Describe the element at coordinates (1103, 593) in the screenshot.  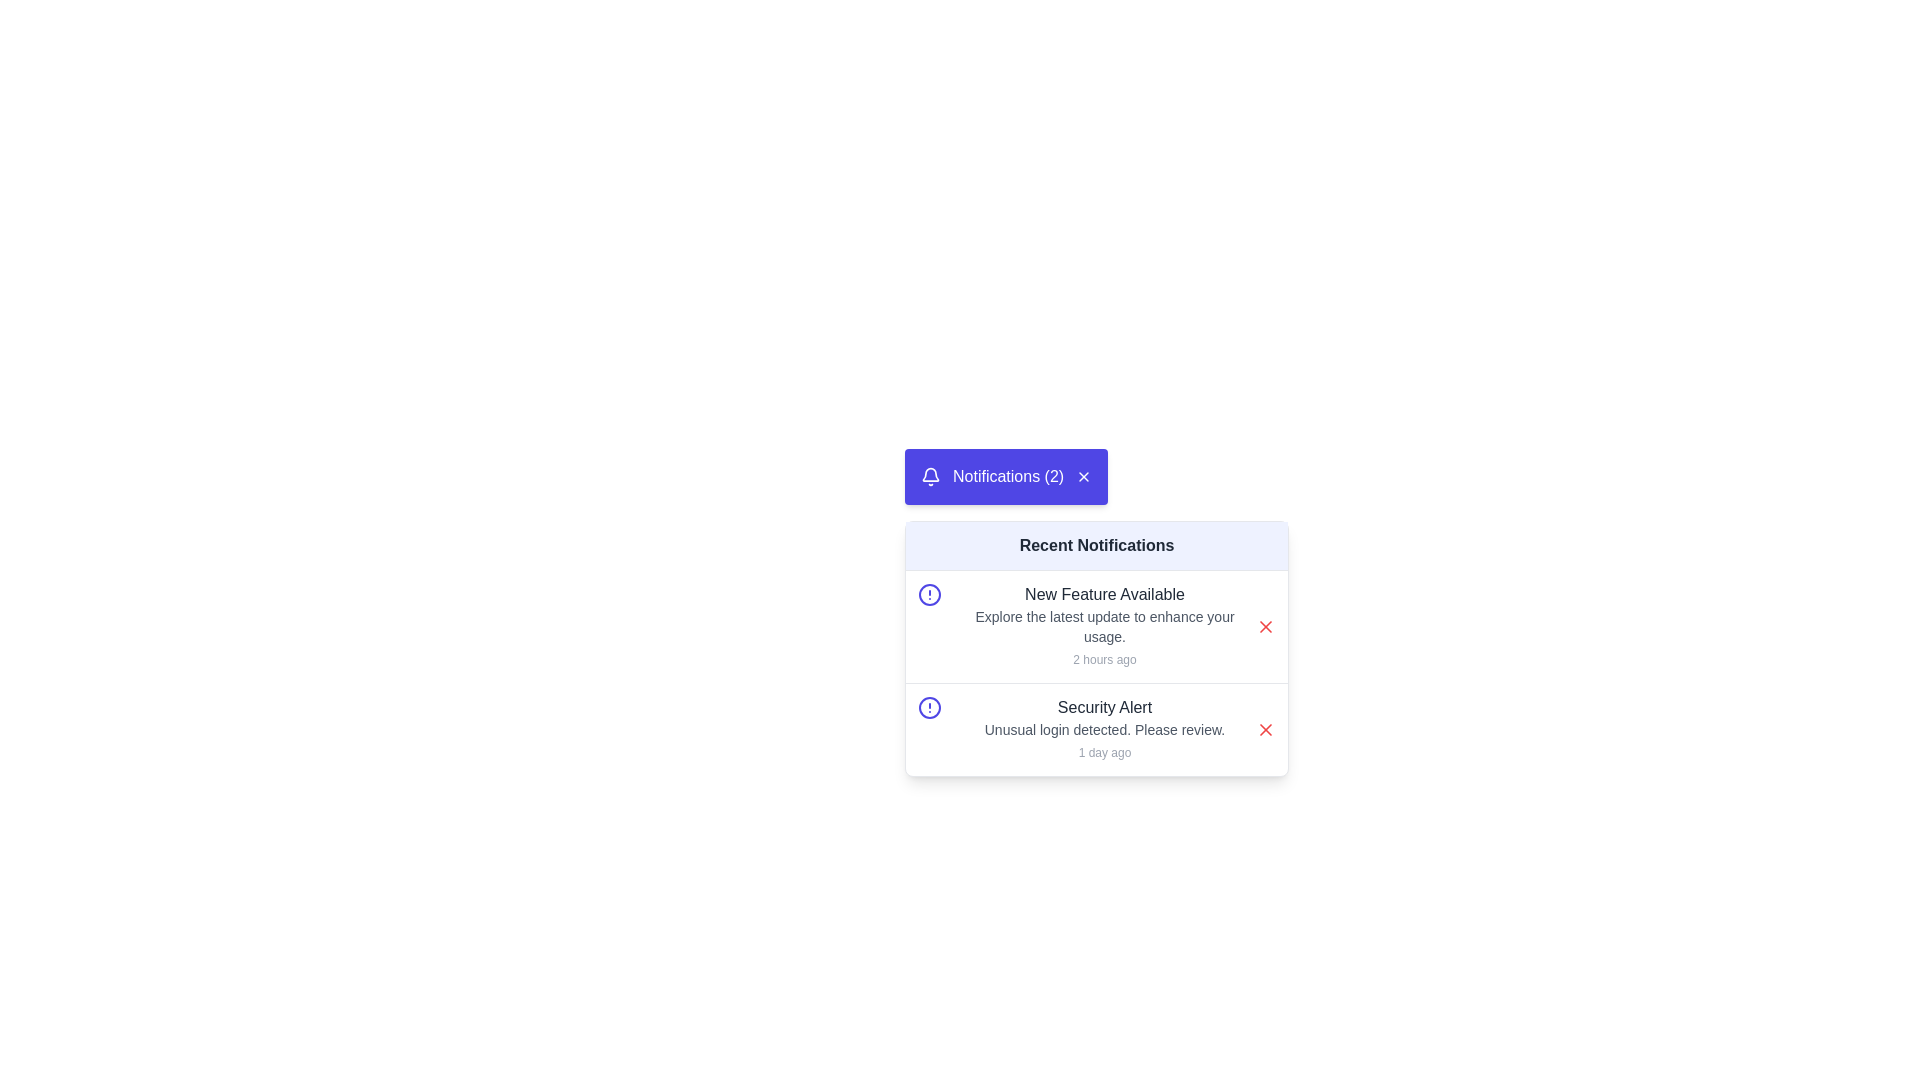
I see `the text label 'New Feature Available' located at the top of the first notification in the 'Recent Notifications' section` at that location.